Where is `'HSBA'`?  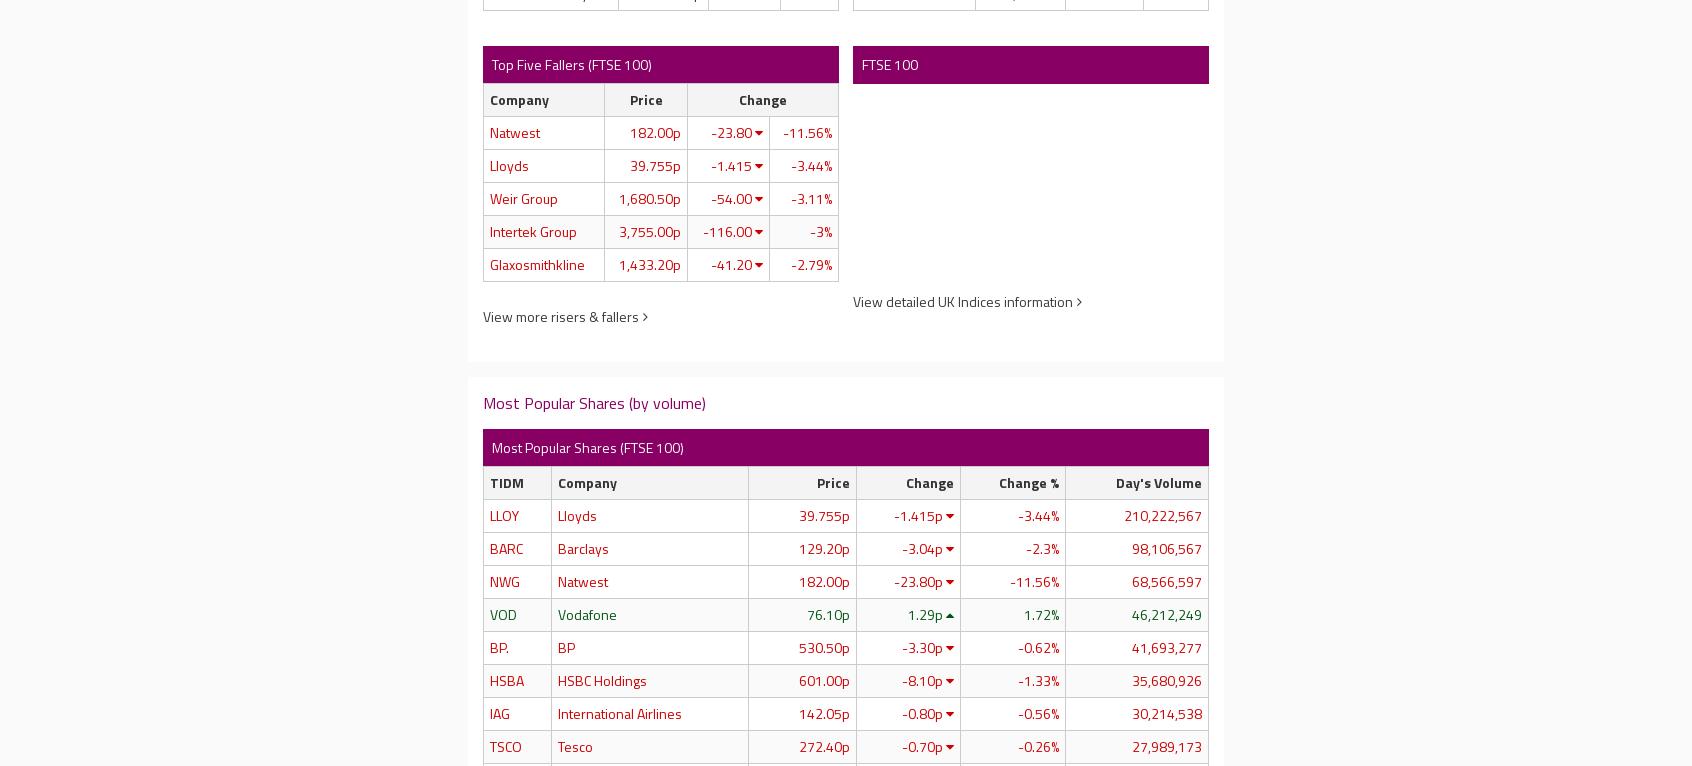 'HSBA' is located at coordinates (506, 680).